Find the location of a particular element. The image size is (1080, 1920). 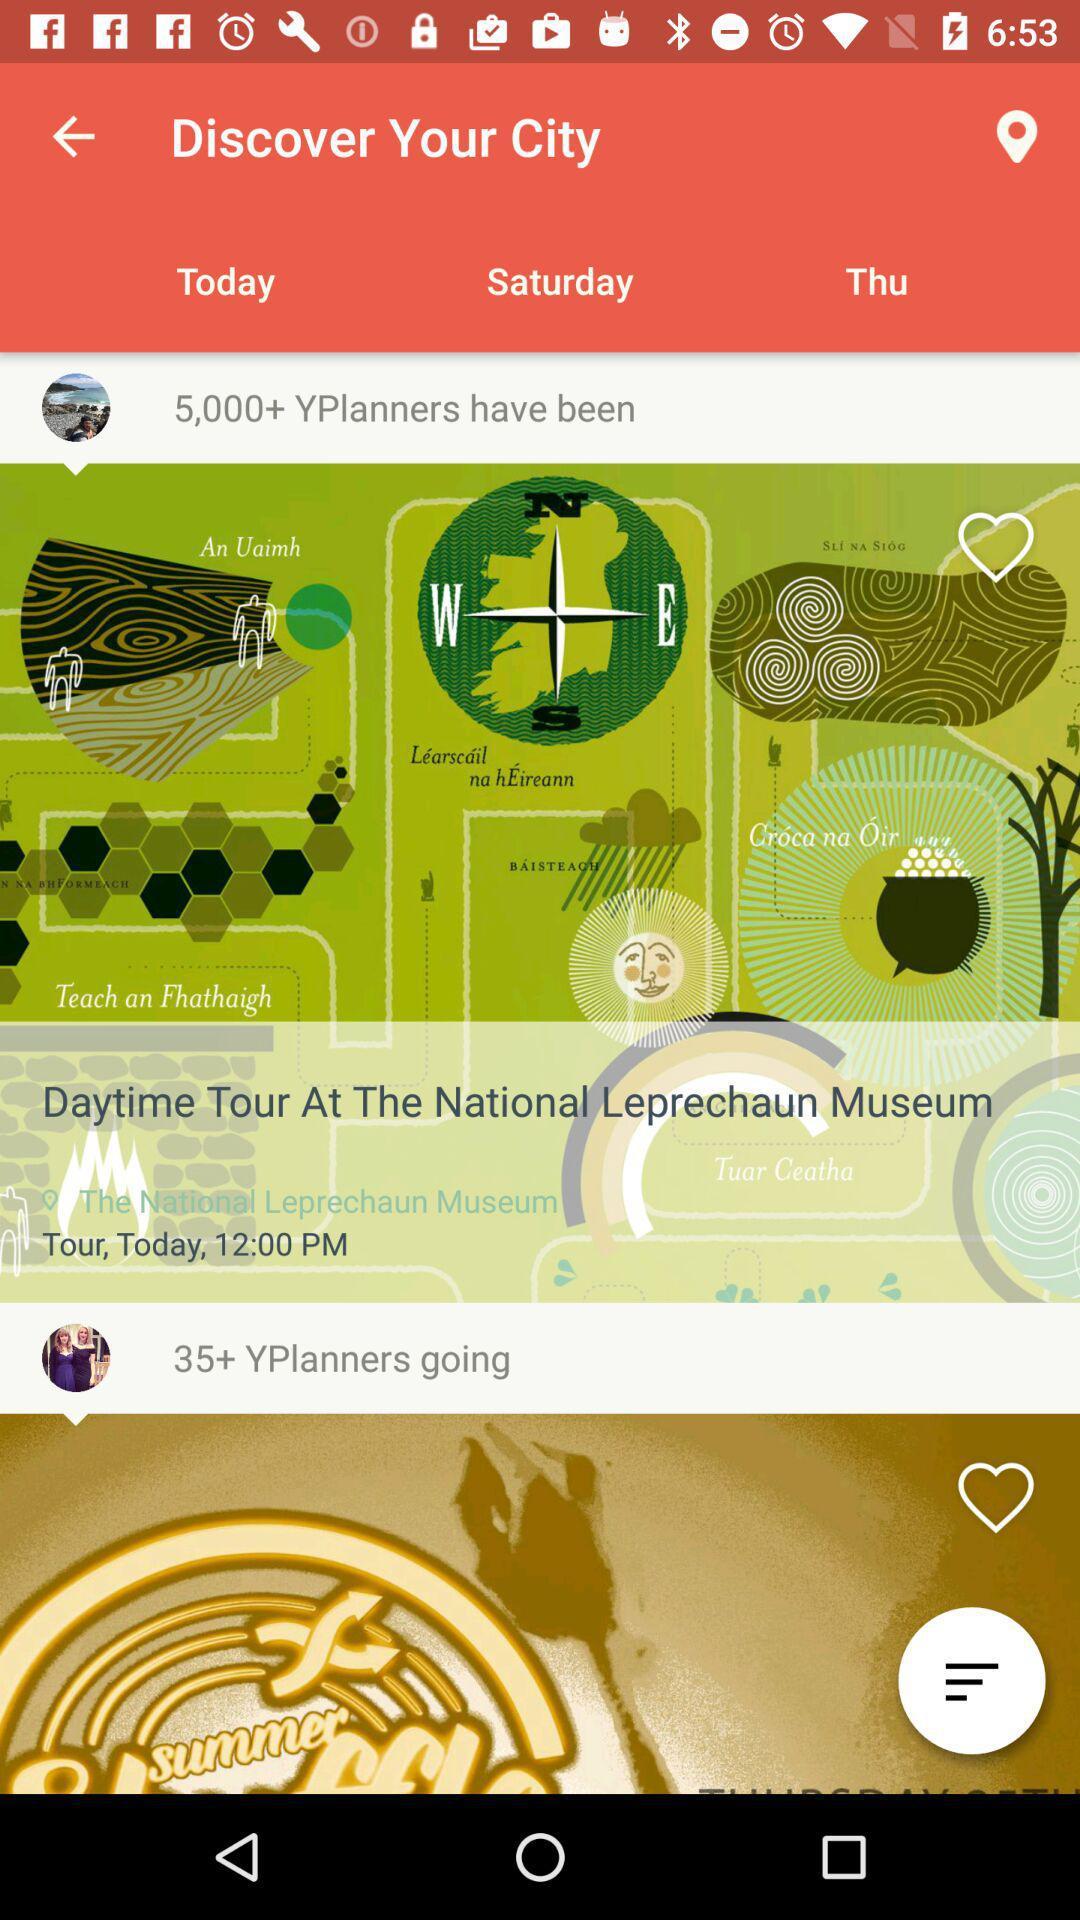

the filter_list icon is located at coordinates (971, 1680).